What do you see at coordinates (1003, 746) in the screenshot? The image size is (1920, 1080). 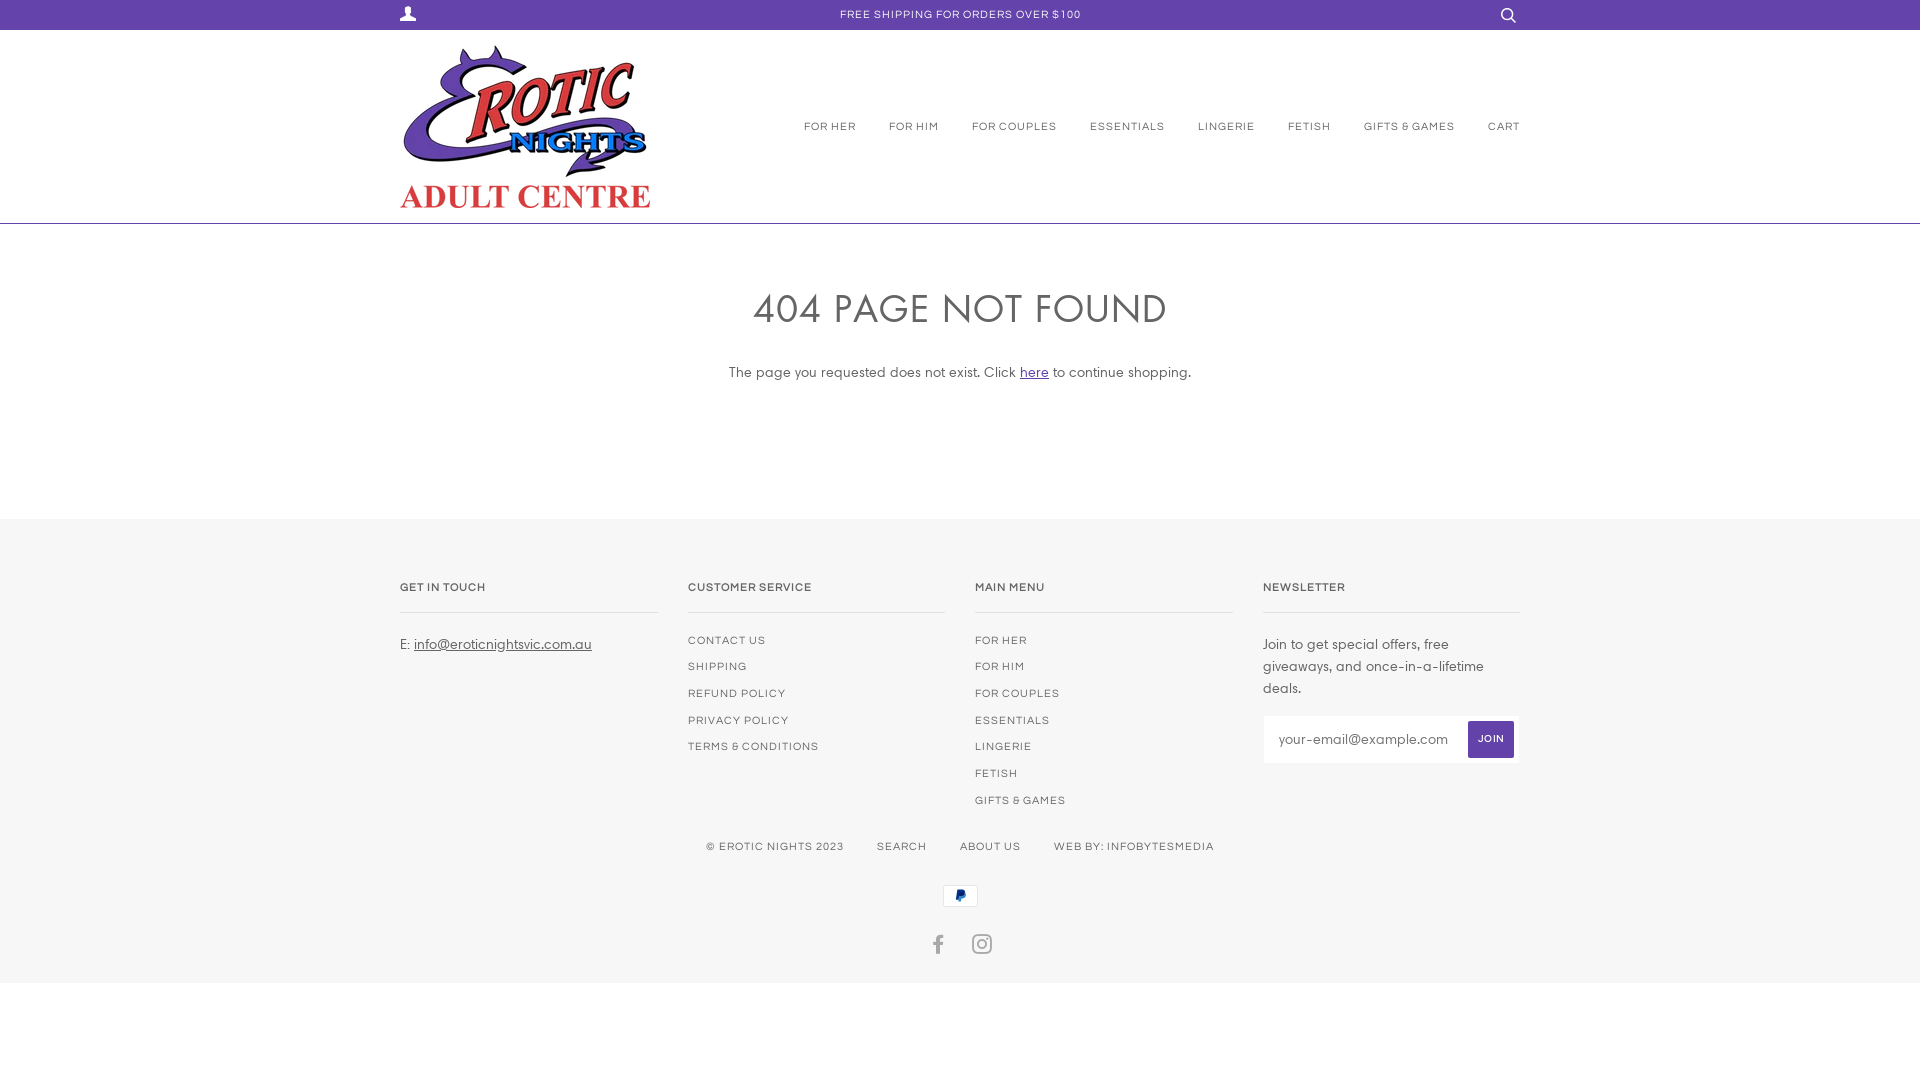 I see `'LINGERIE'` at bounding box center [1003, 746].